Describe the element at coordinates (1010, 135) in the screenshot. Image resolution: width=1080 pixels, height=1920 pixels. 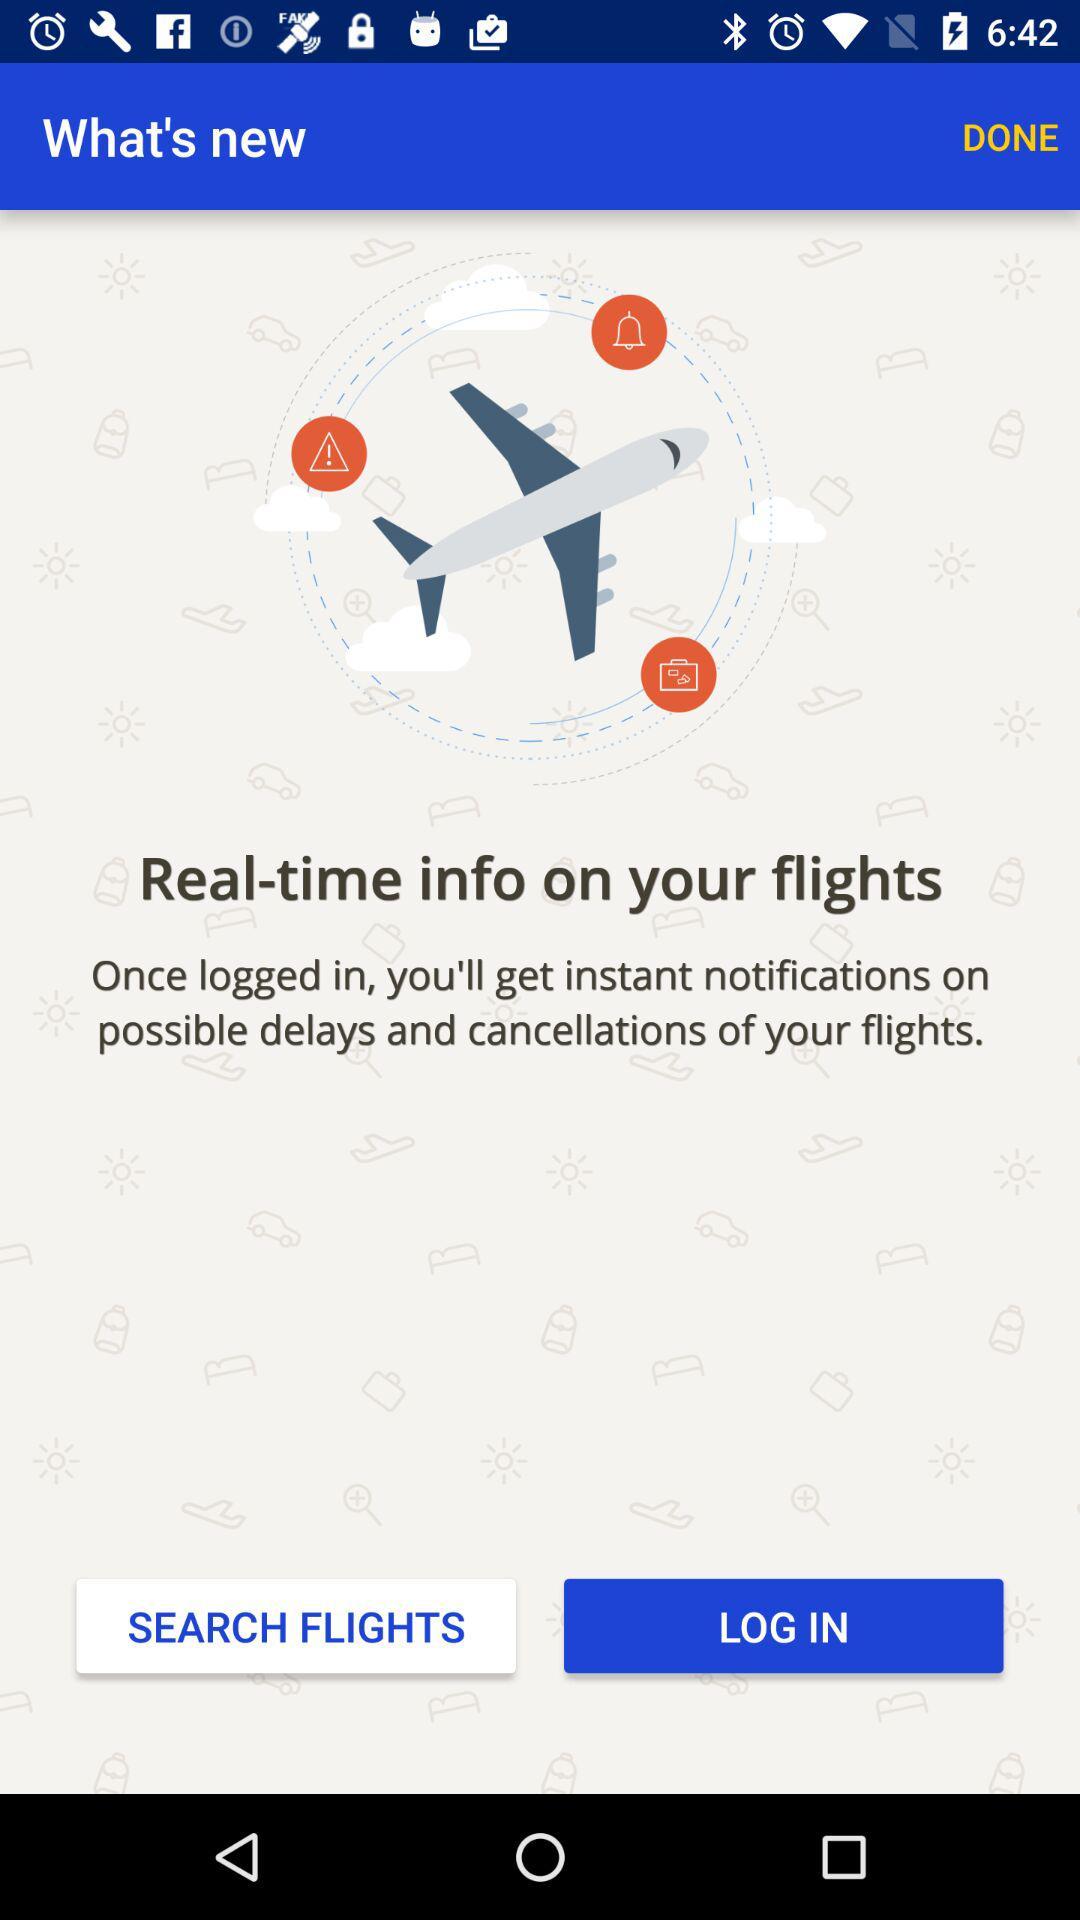
I see `icon next to the what's new item` at that location.